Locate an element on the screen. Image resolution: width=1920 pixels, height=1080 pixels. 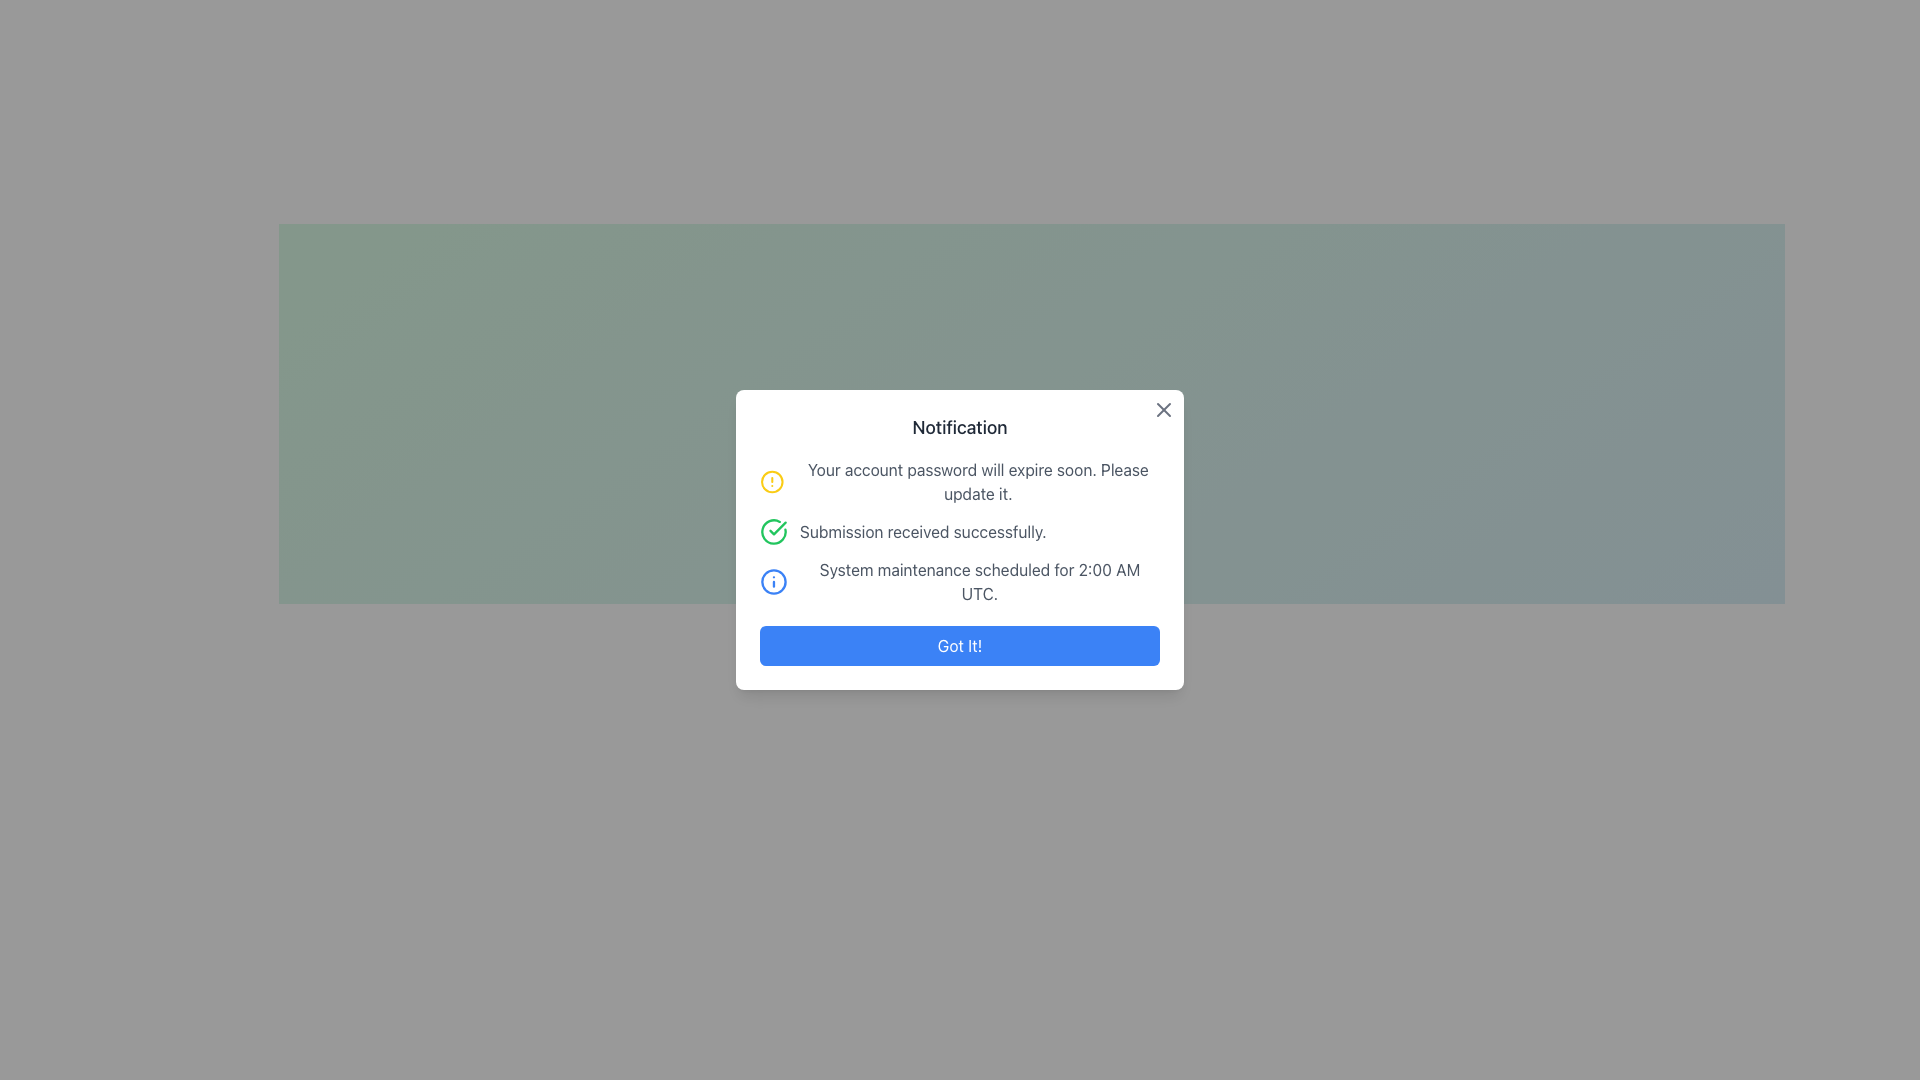
the close button located at the top-right corner of the modal, adjacent to the title 'Notification', to change its icon color is located at coordinates (1163, 408).